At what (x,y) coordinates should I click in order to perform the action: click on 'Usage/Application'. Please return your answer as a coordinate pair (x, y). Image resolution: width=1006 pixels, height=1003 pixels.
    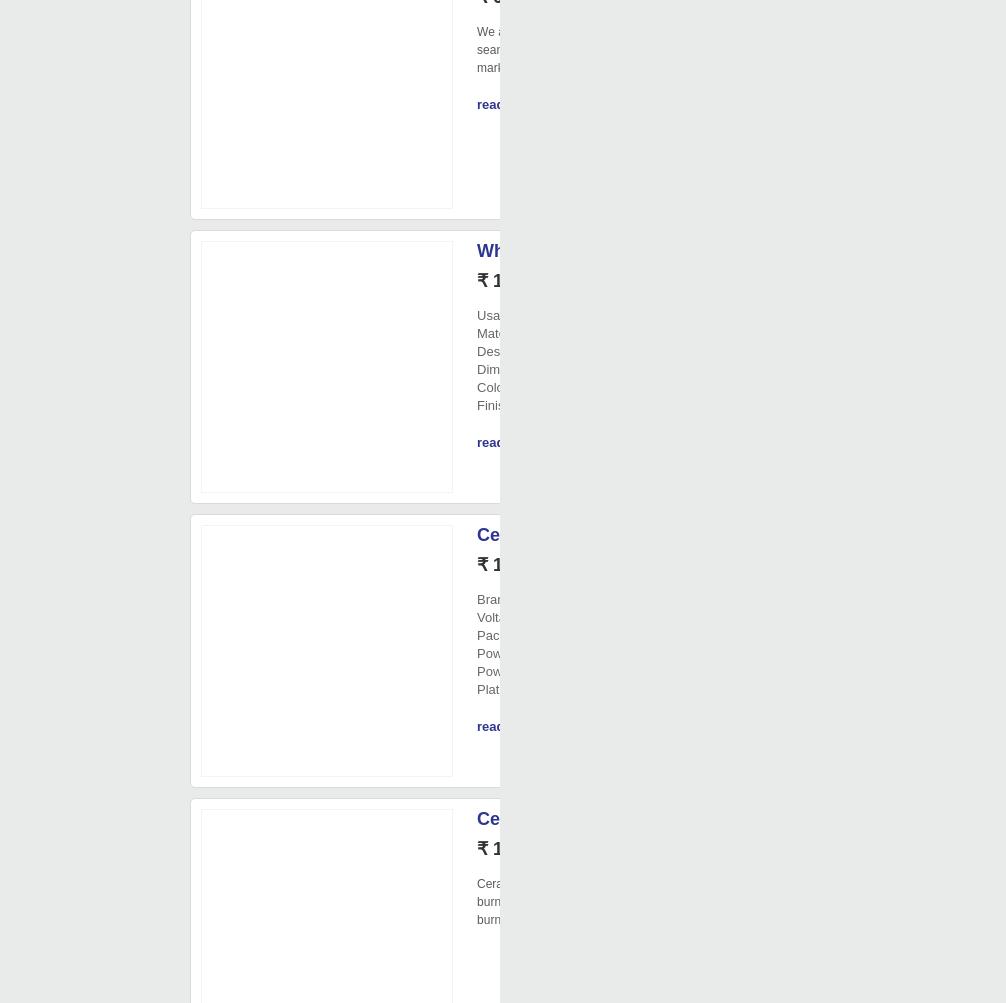
    Looking at the image, I should click on (528, 314).